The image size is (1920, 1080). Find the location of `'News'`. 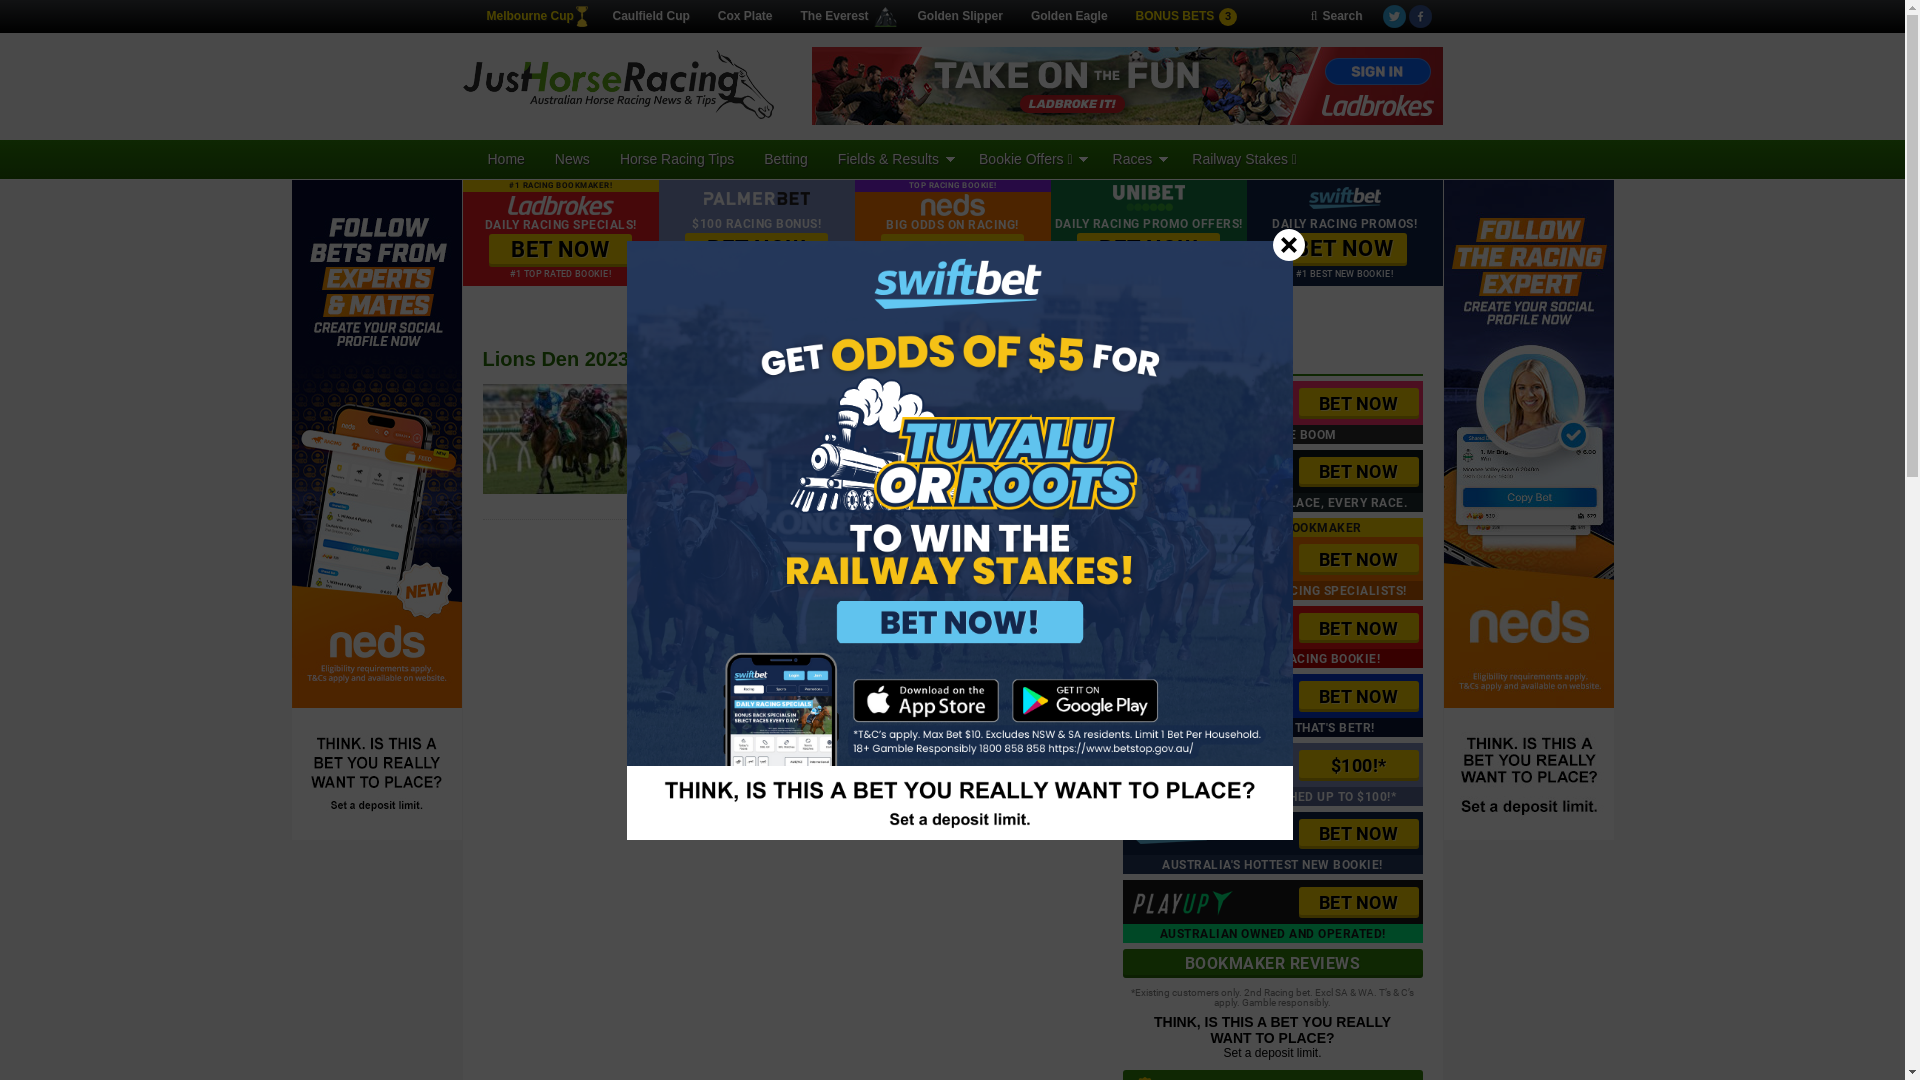

'News' is located at coordinates (571, 157).